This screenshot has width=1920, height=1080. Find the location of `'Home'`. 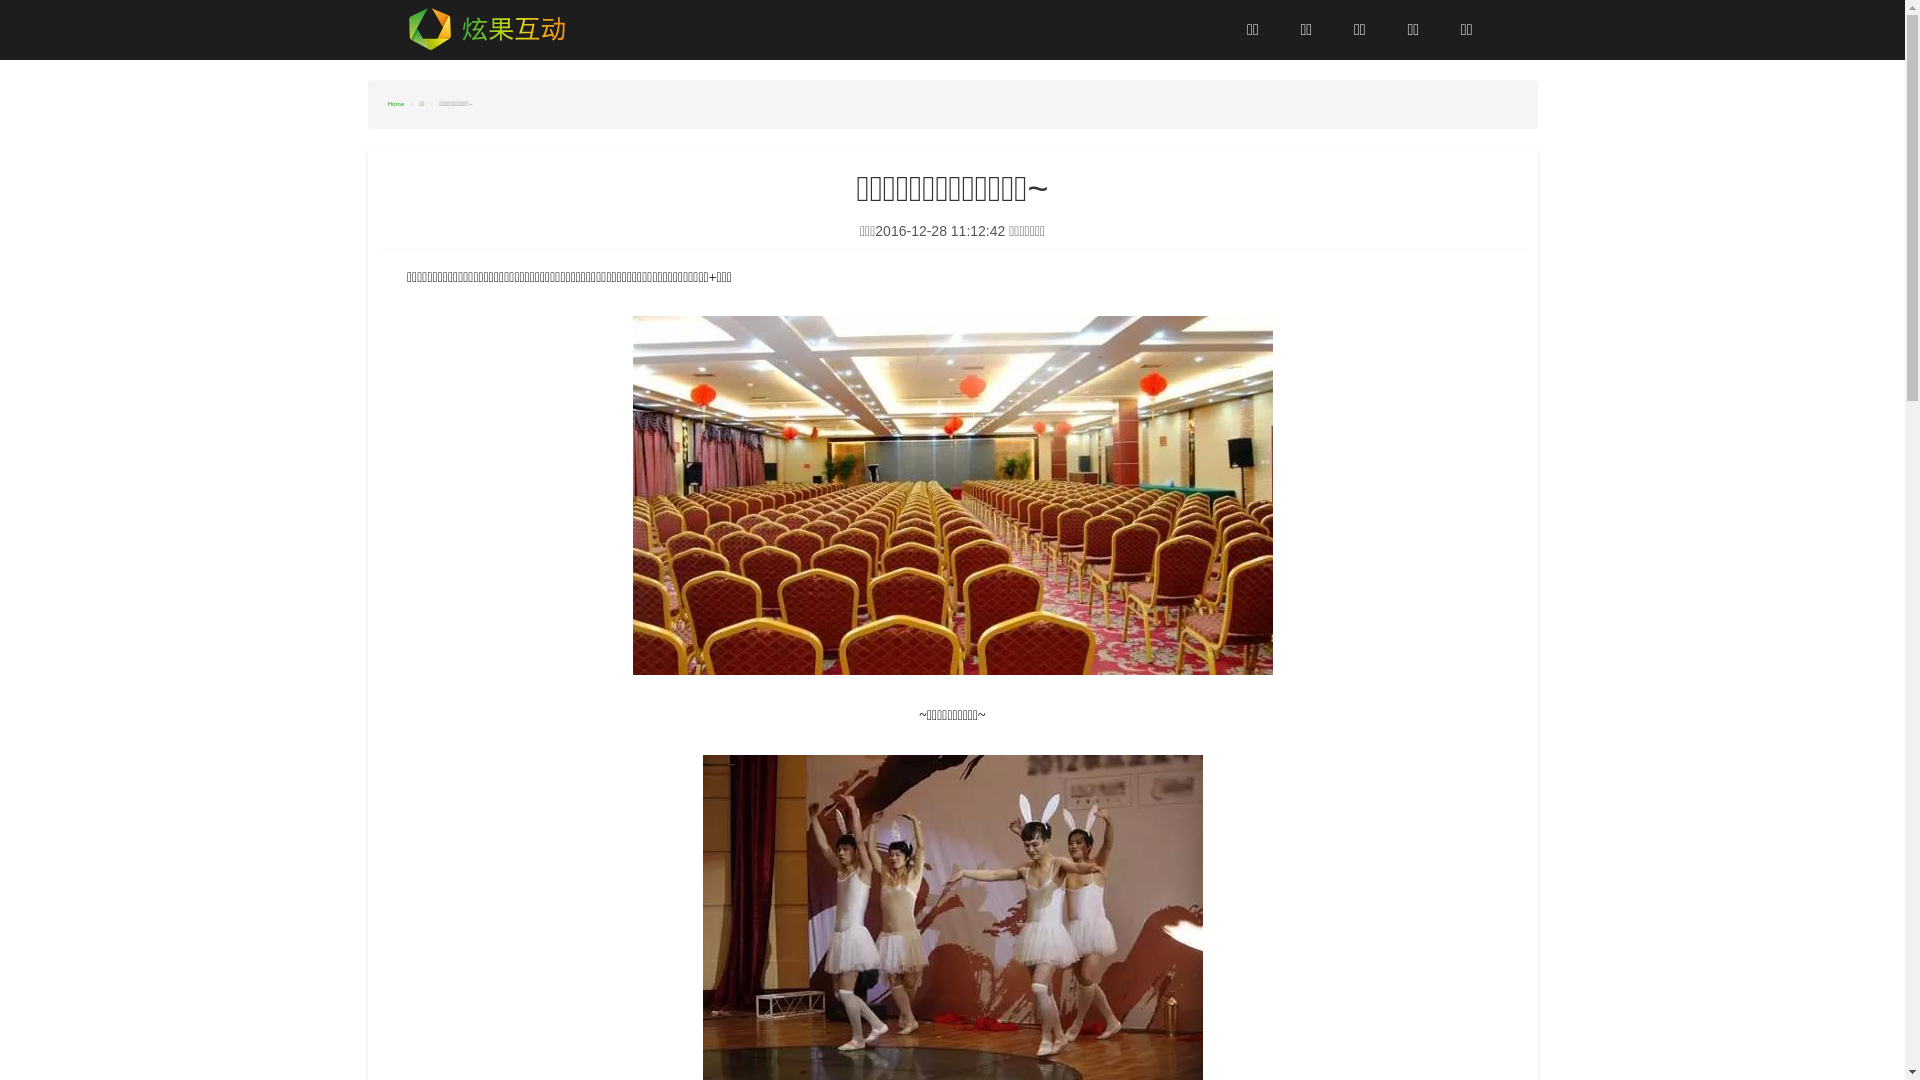

'Home' is located at coordinates (396, 103).